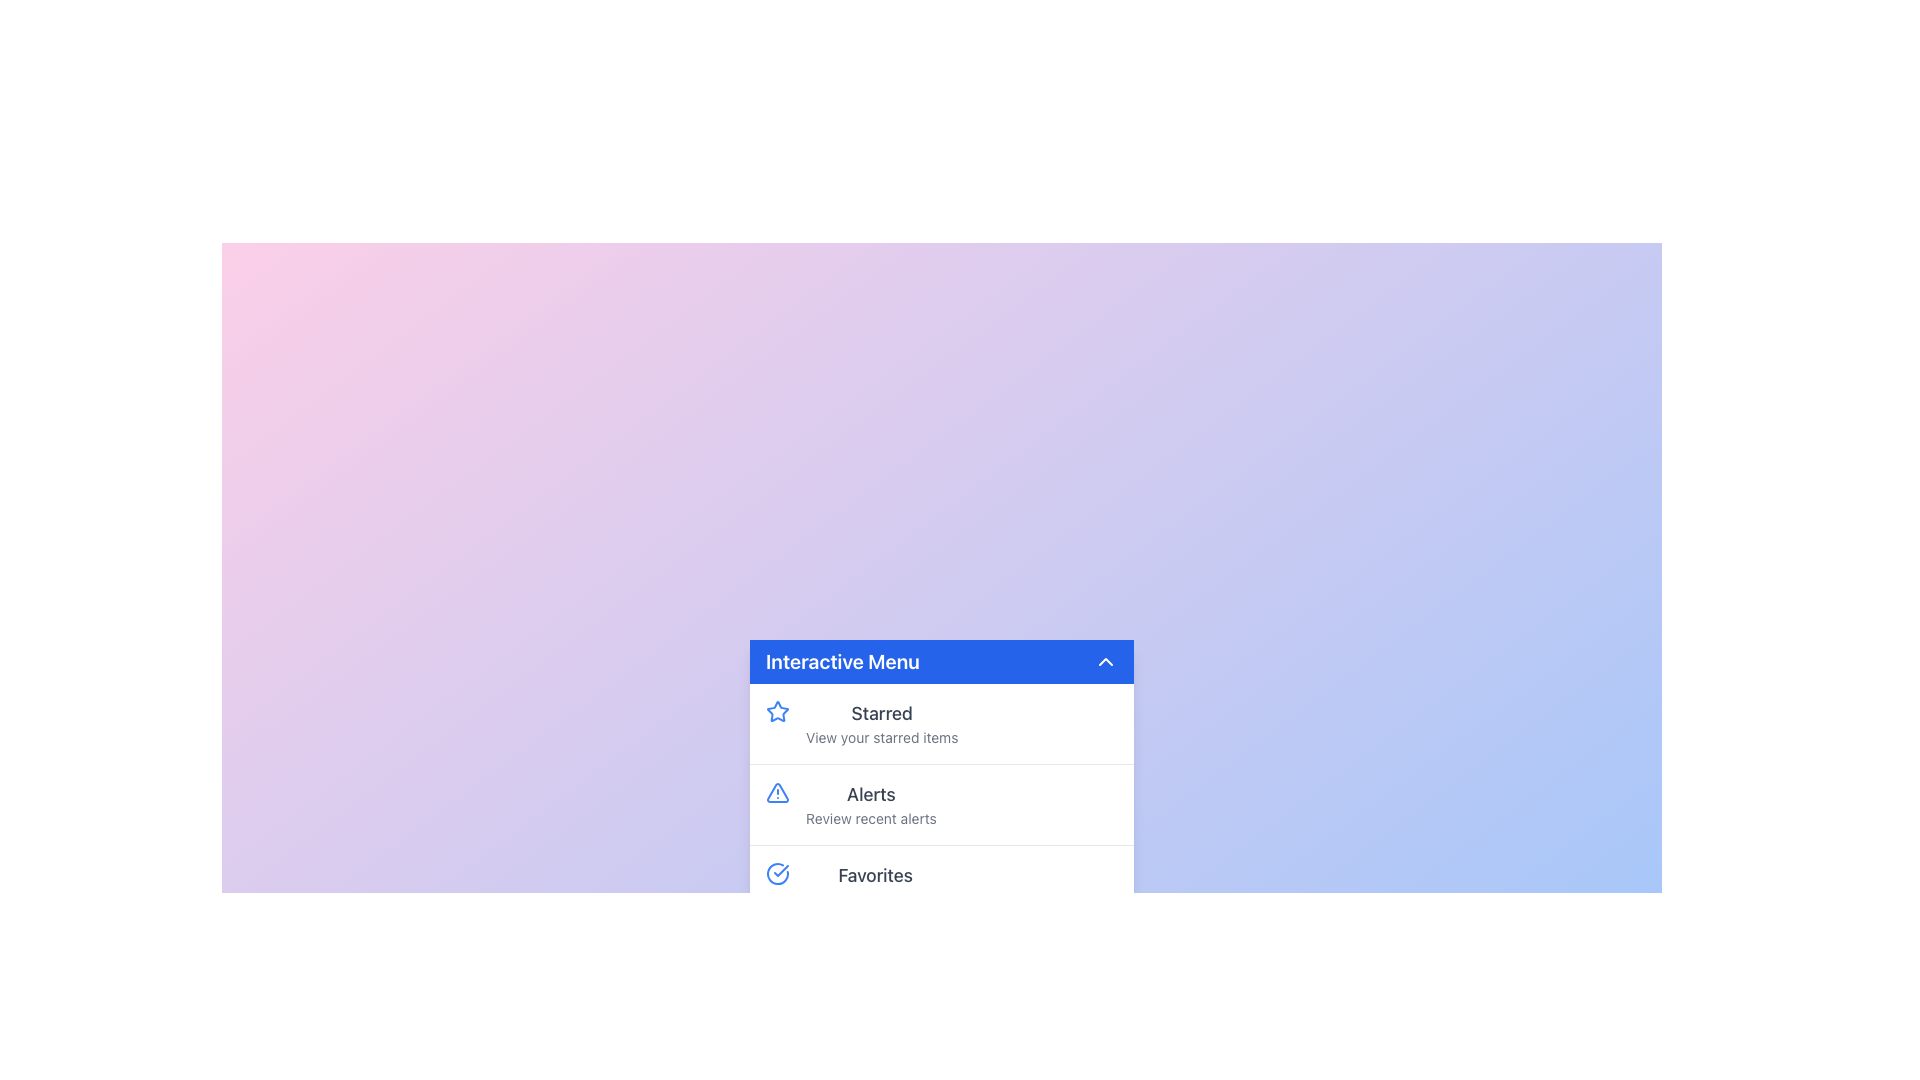  What do you see at coordinates (871, 804) in the screenshot?
I see `the Text Display element located as the second item in the 'Interactive Menu' dropdown, positioned between 'Starred' and 'Favorites'` at bounding box center [871, 804].